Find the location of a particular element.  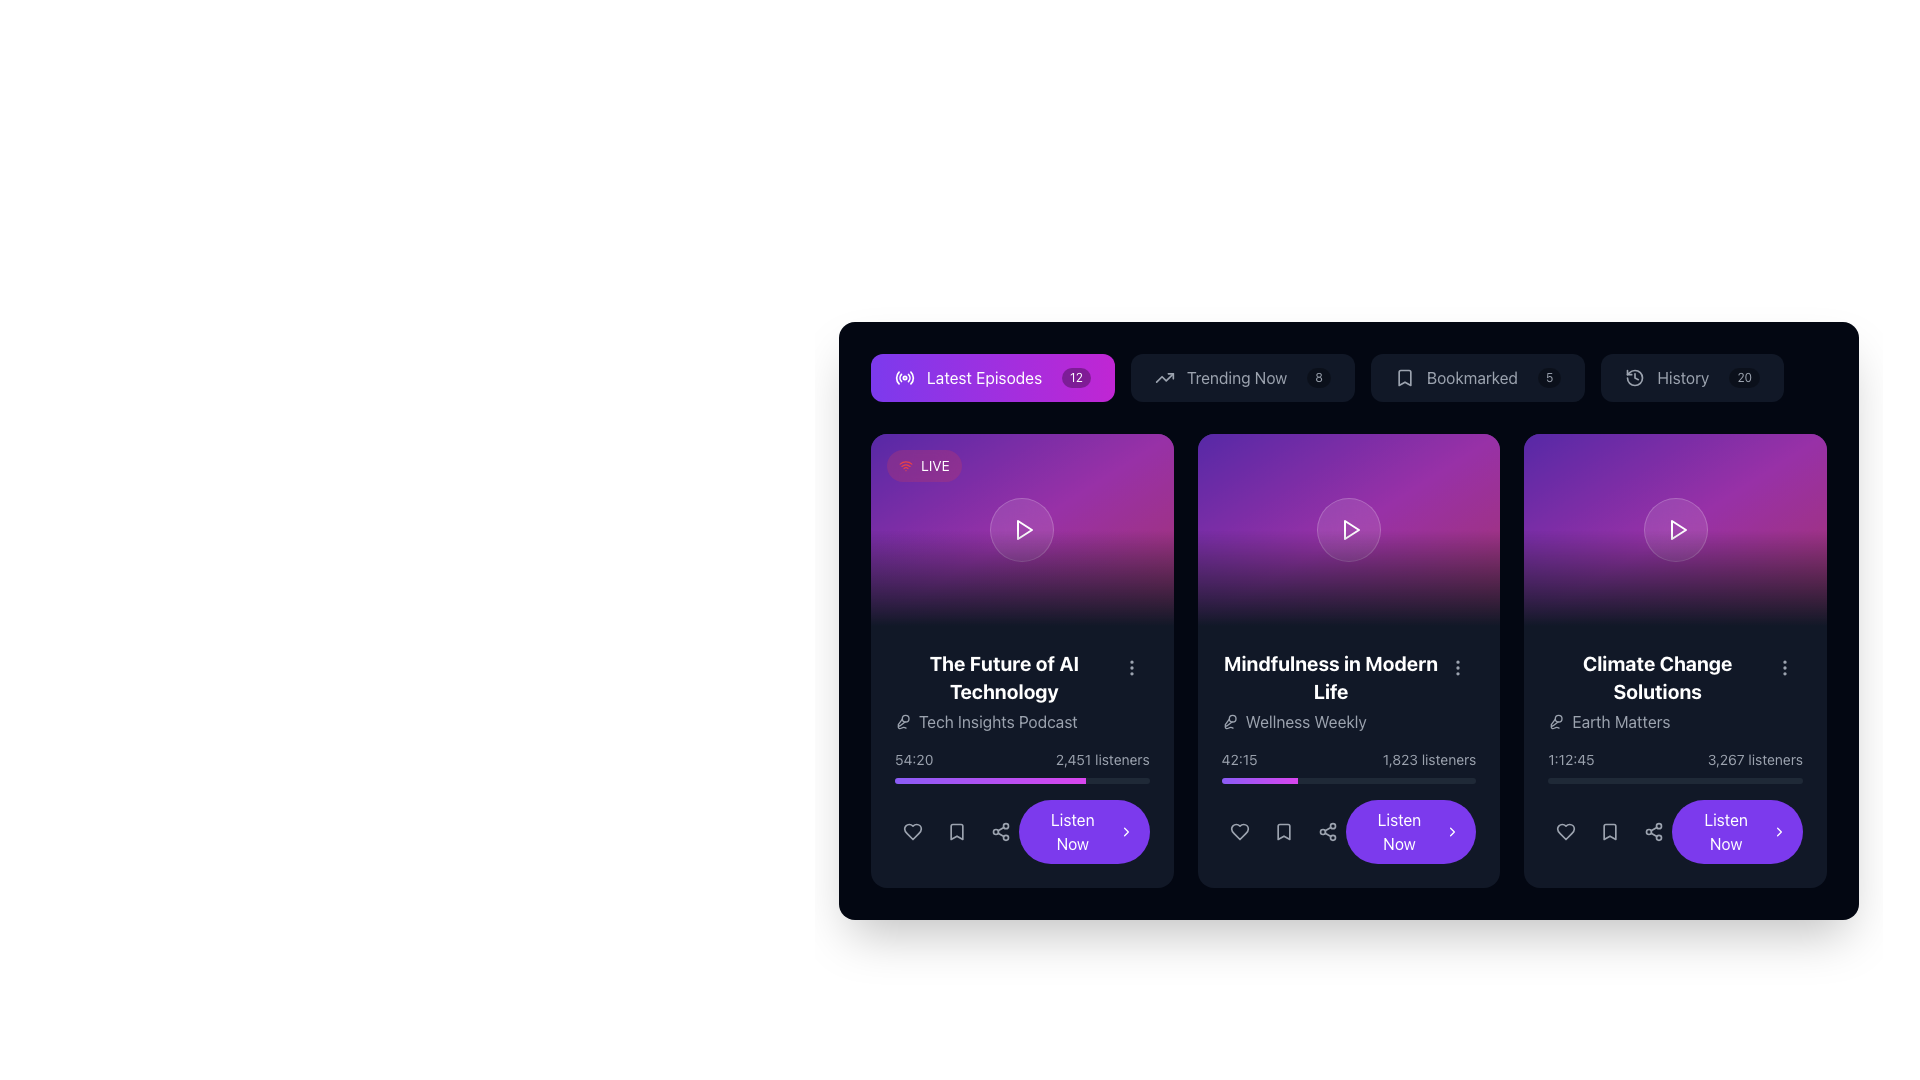

the bookmark icon button, which is a small, outlined emblem resembling an upside-down triangle within a circular button, located in the bottom section of the second card is located at coordinates (1283, 832).